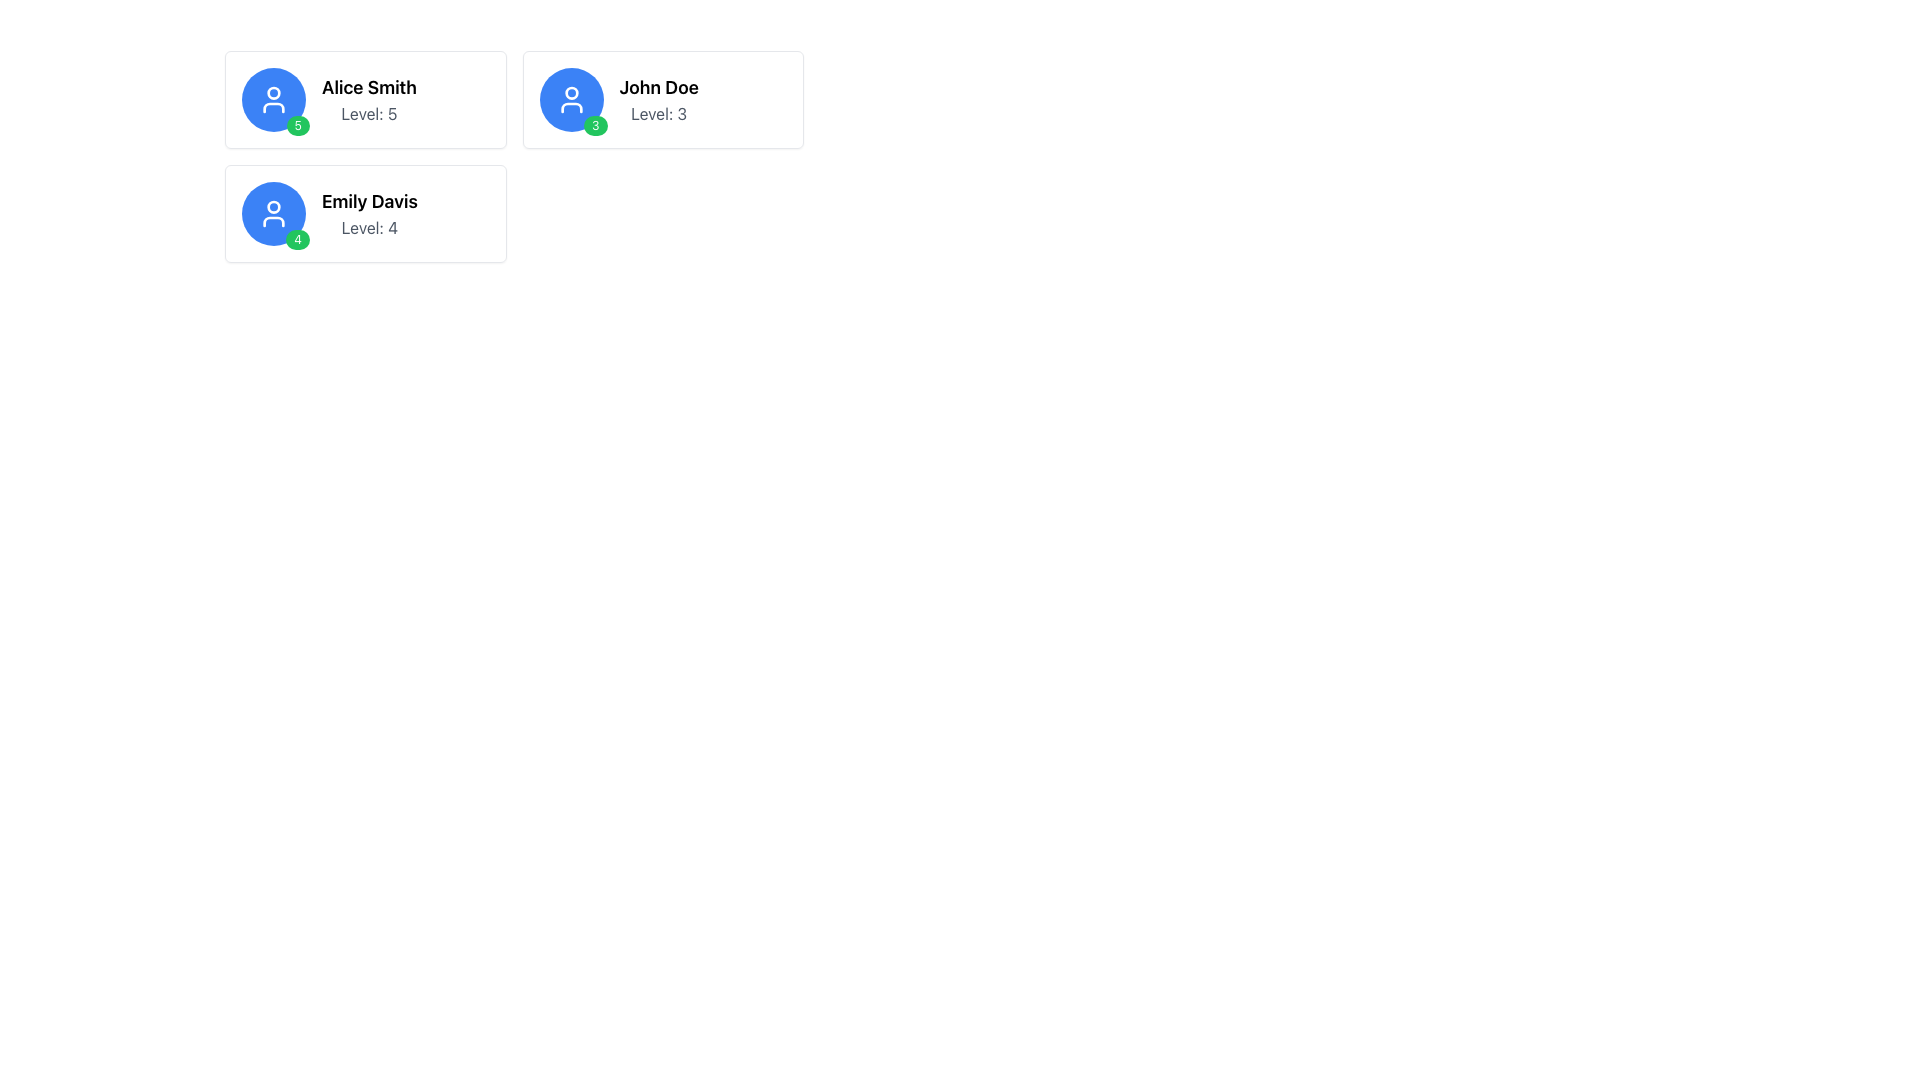 This screenshot has height=1080, width=1920. What do you see at coordinates (594, 126) in the screenshot?
I see `the content of the small green circular Notification Badge with a white number '3' inside it, located at the bottom-right corner of the profile icon in the card labeled 'John Doe Level: 3'` at bounding box center [594, 126].